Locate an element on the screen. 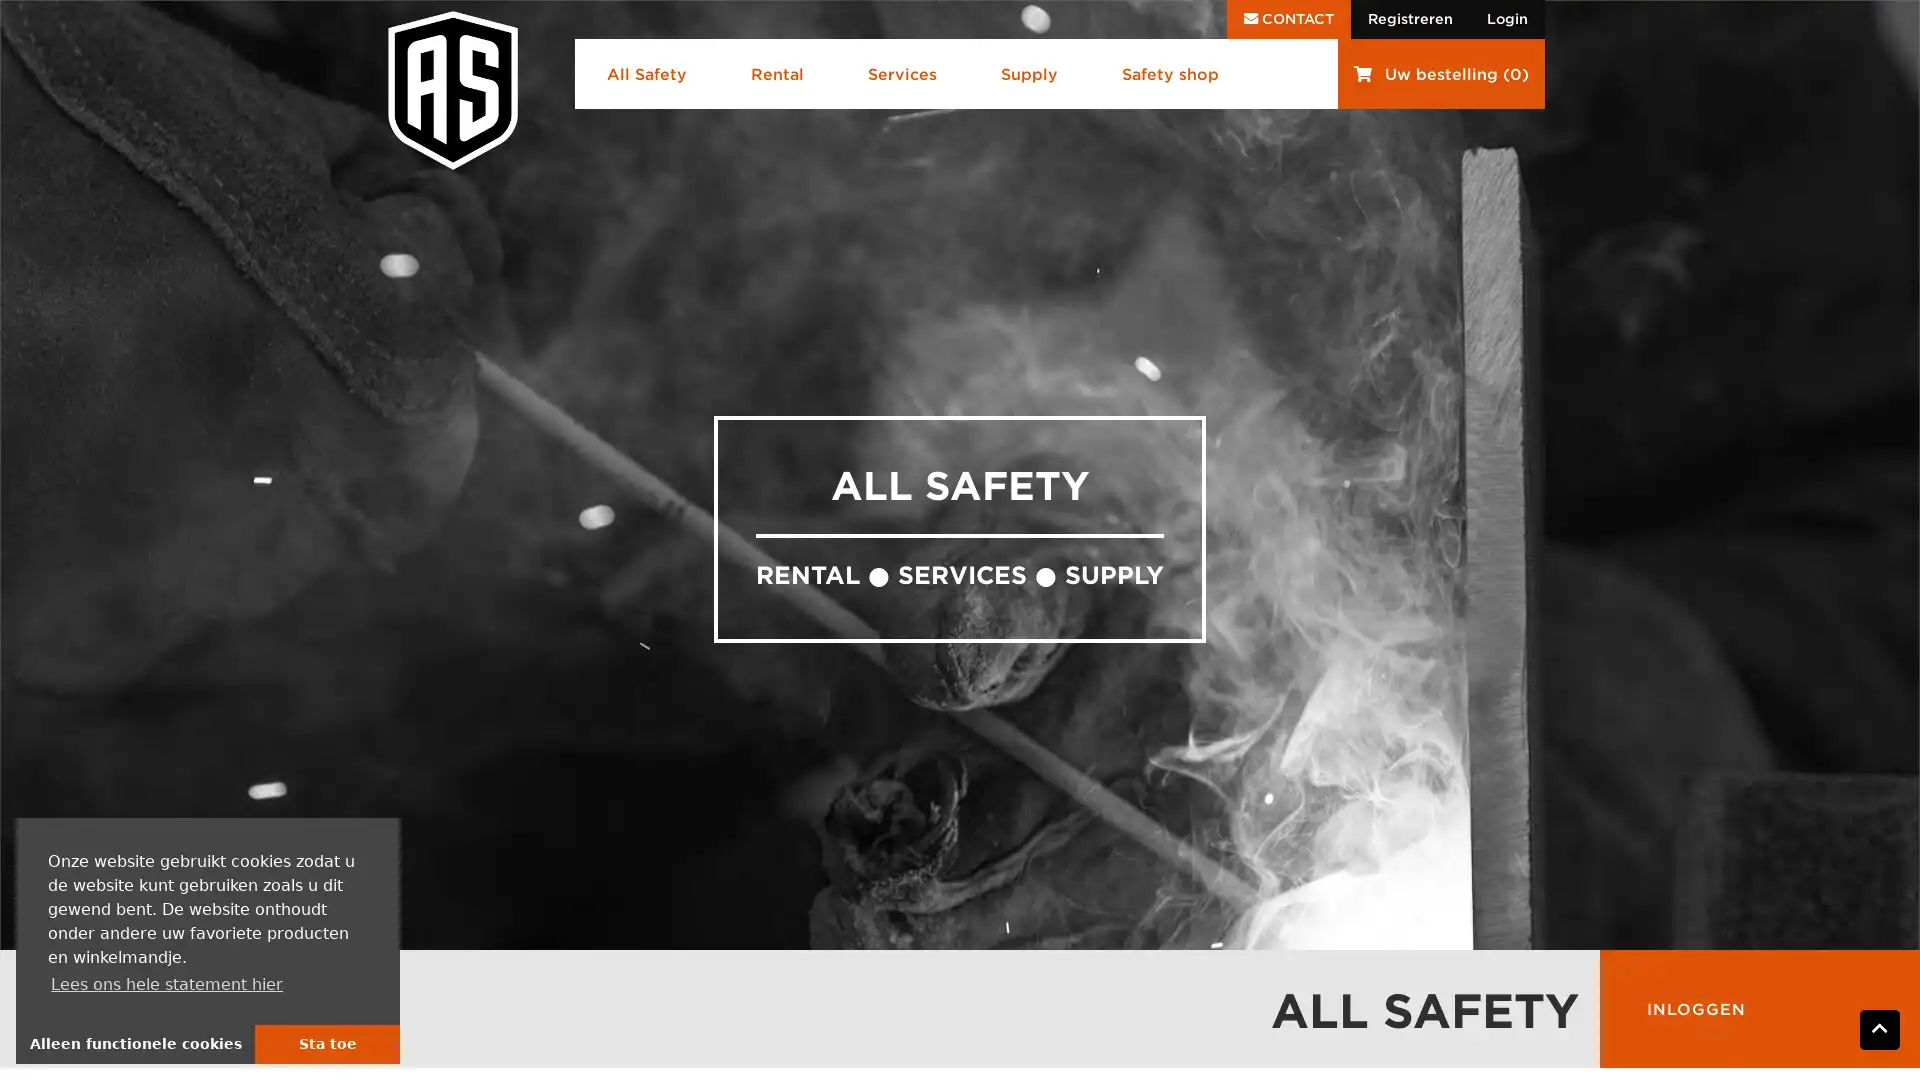  deny cookies is located at coordinates (134, 1043).